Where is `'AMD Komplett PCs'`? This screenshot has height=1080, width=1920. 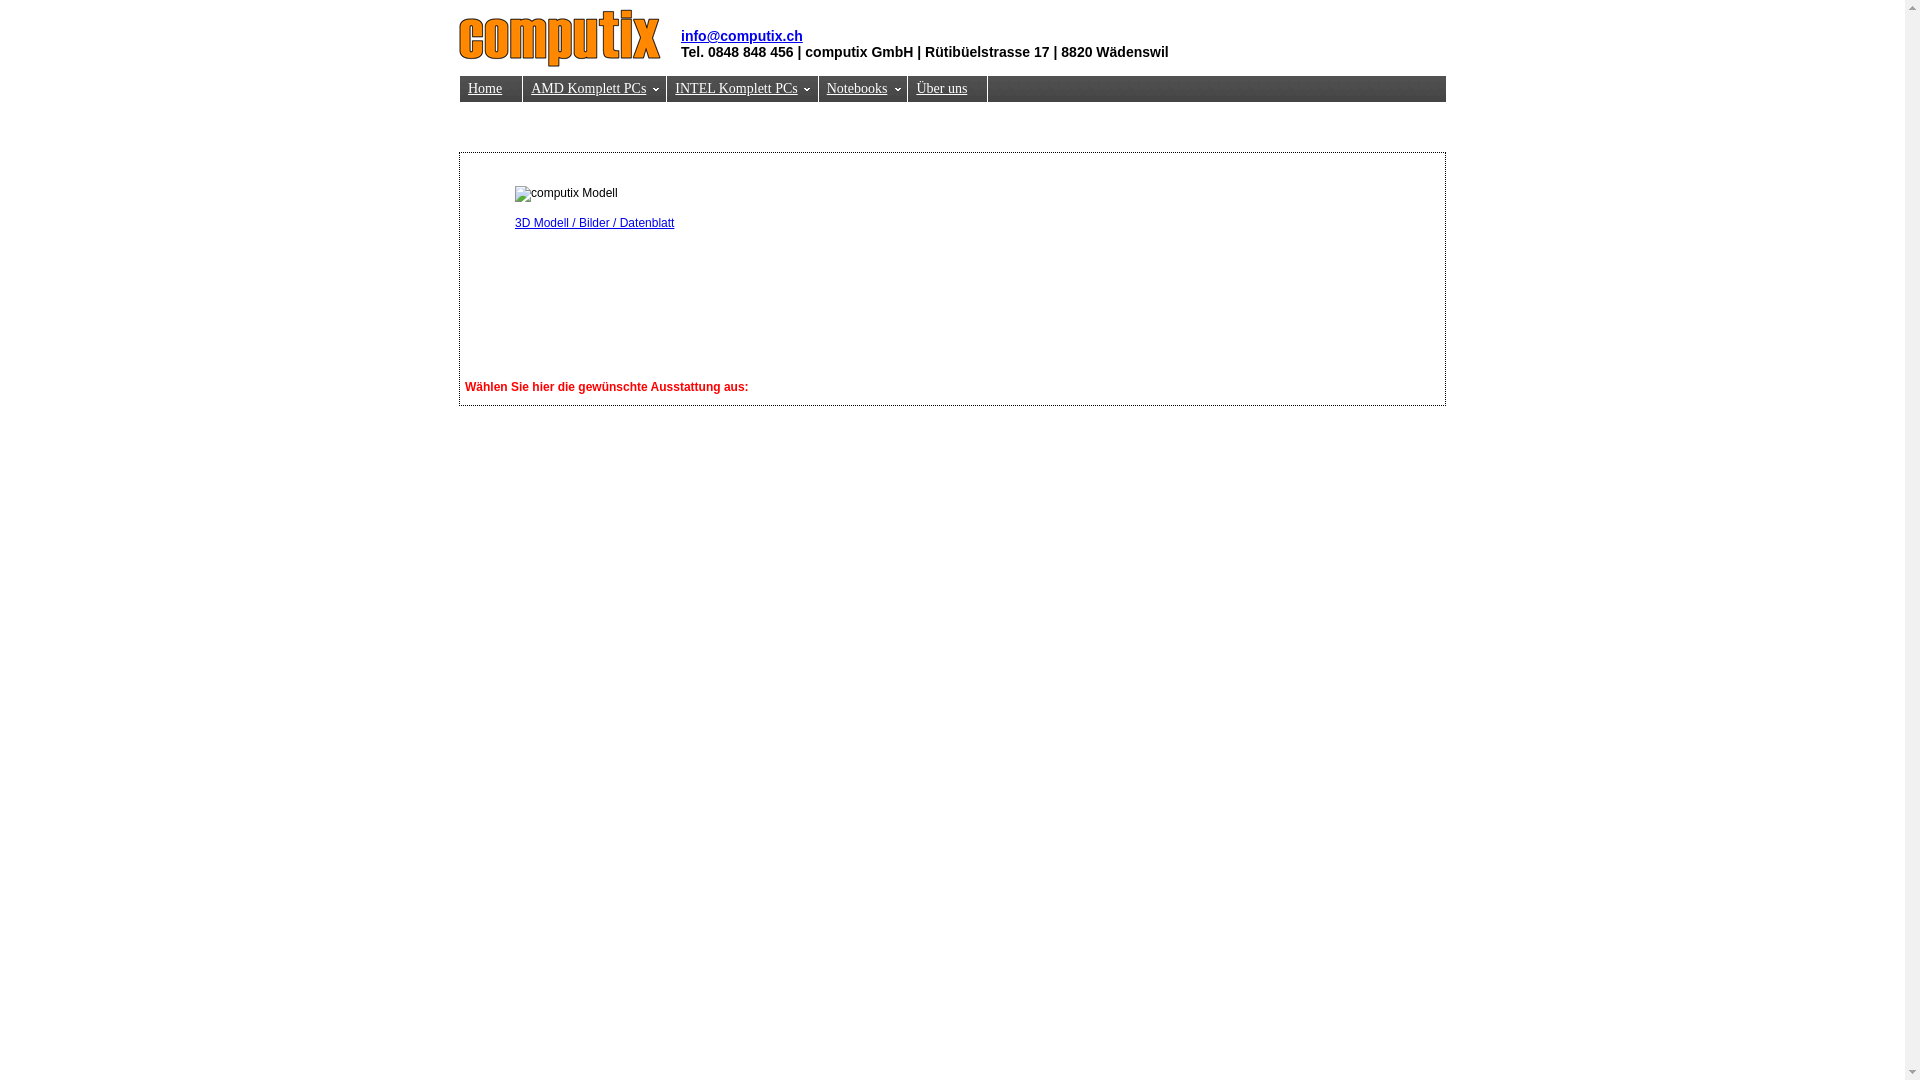 'AMD Komplett PCs' is located at coordinates (523, 87).